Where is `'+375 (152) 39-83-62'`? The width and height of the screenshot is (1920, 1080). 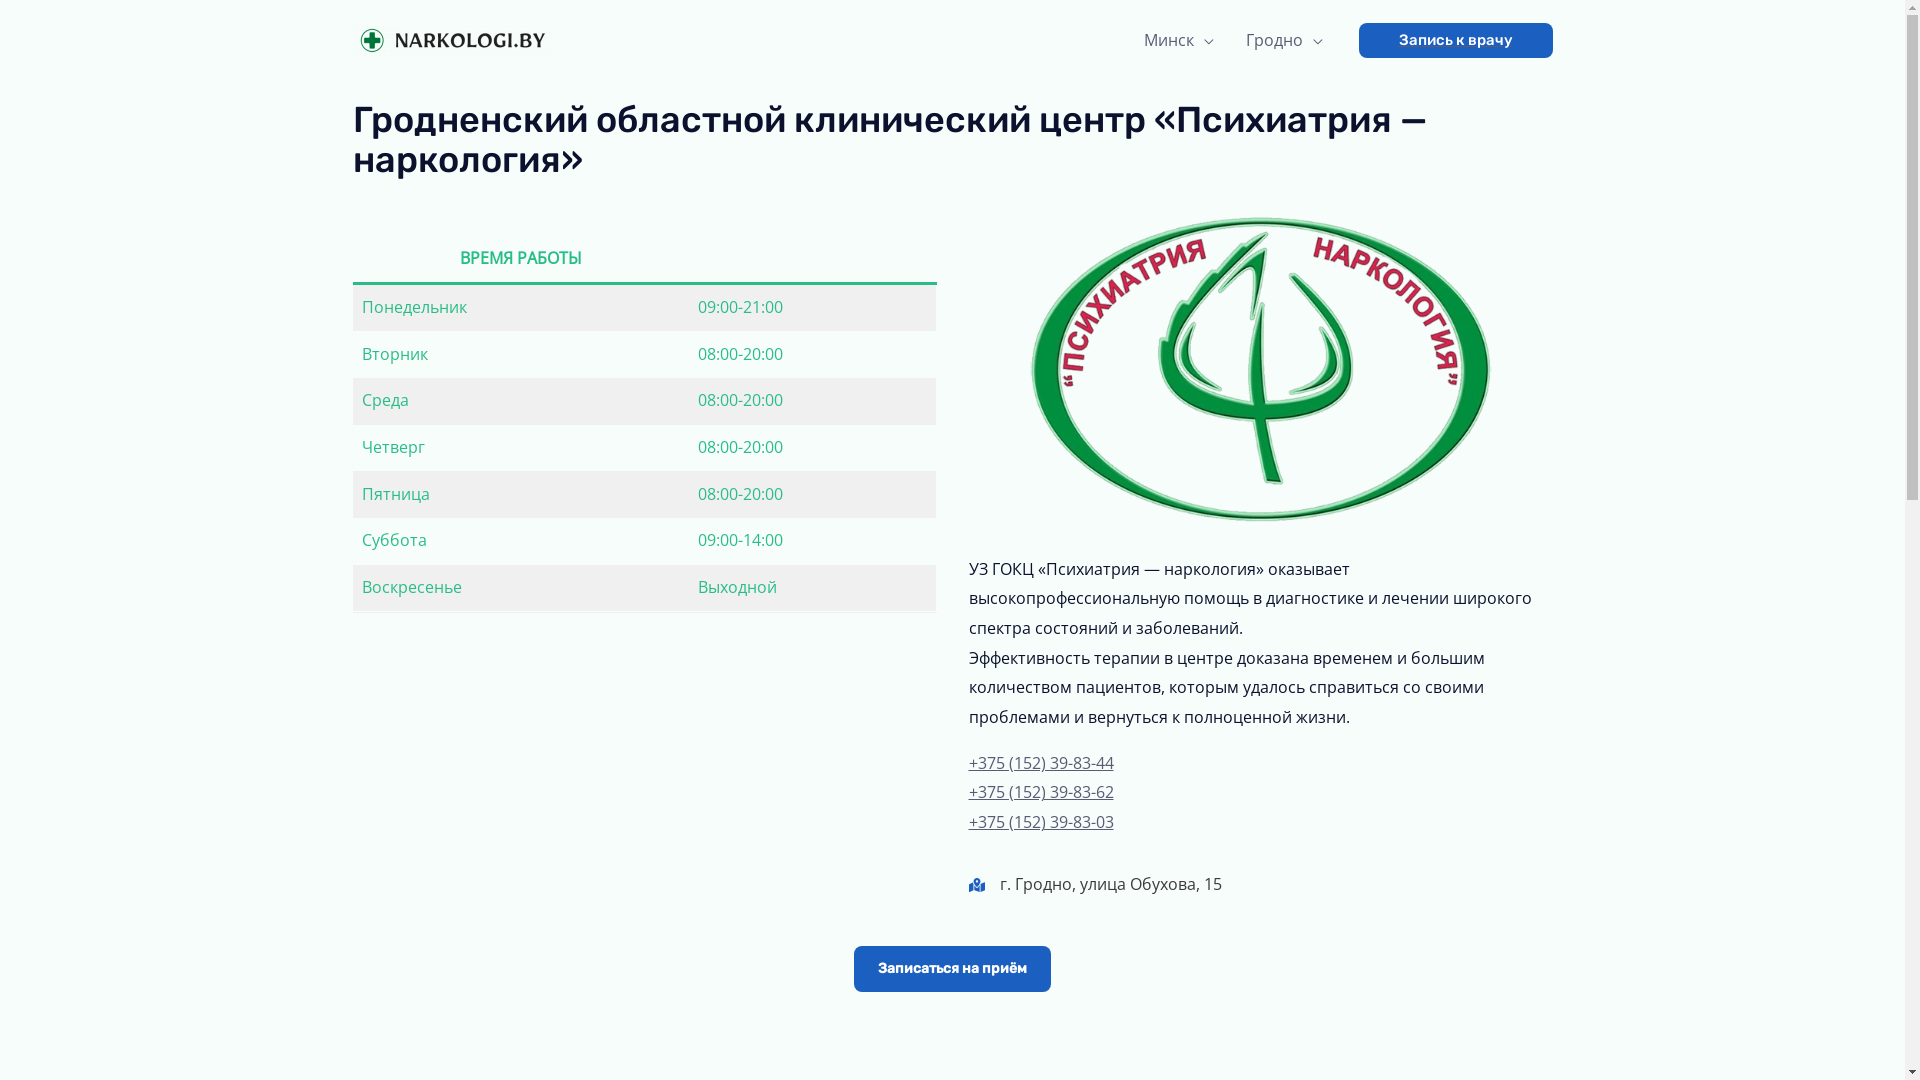 '+375 (152) 39-83-62' is located at coordinates (1040, 790).